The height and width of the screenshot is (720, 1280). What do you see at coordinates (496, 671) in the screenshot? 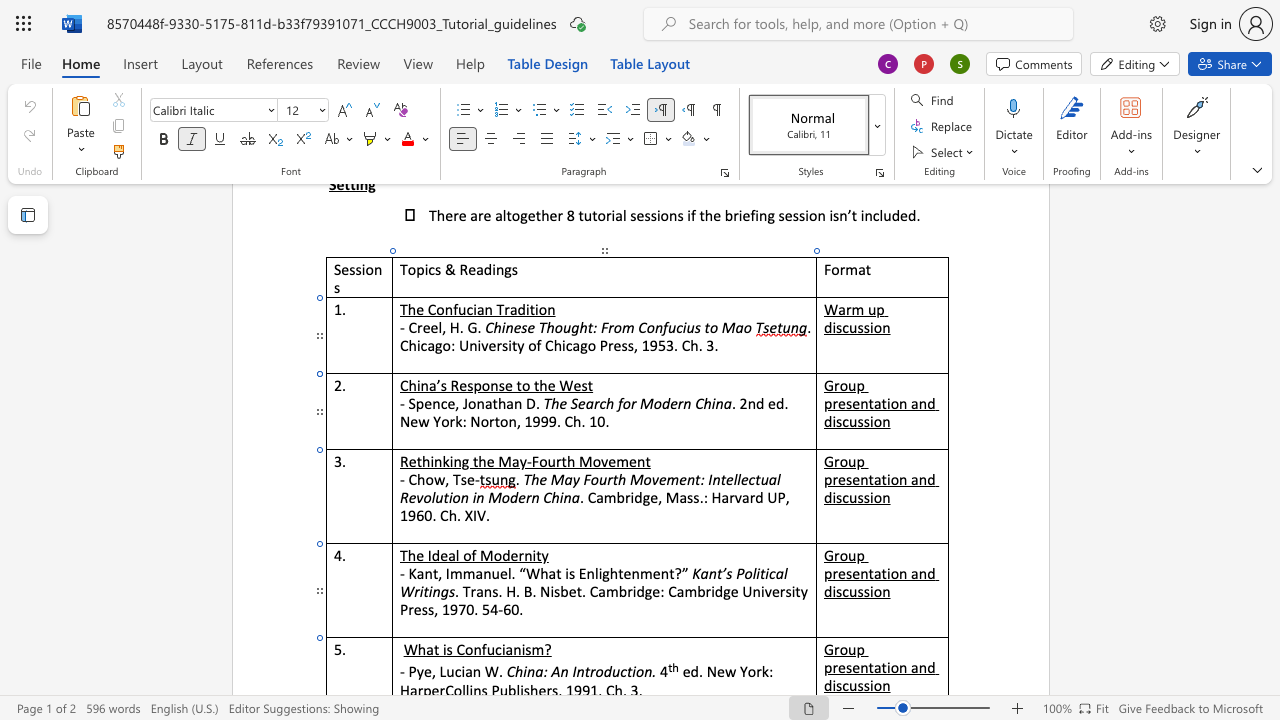
I see `the space between the continuous character "W" and "." in the text` at bounding box center [496, 671].